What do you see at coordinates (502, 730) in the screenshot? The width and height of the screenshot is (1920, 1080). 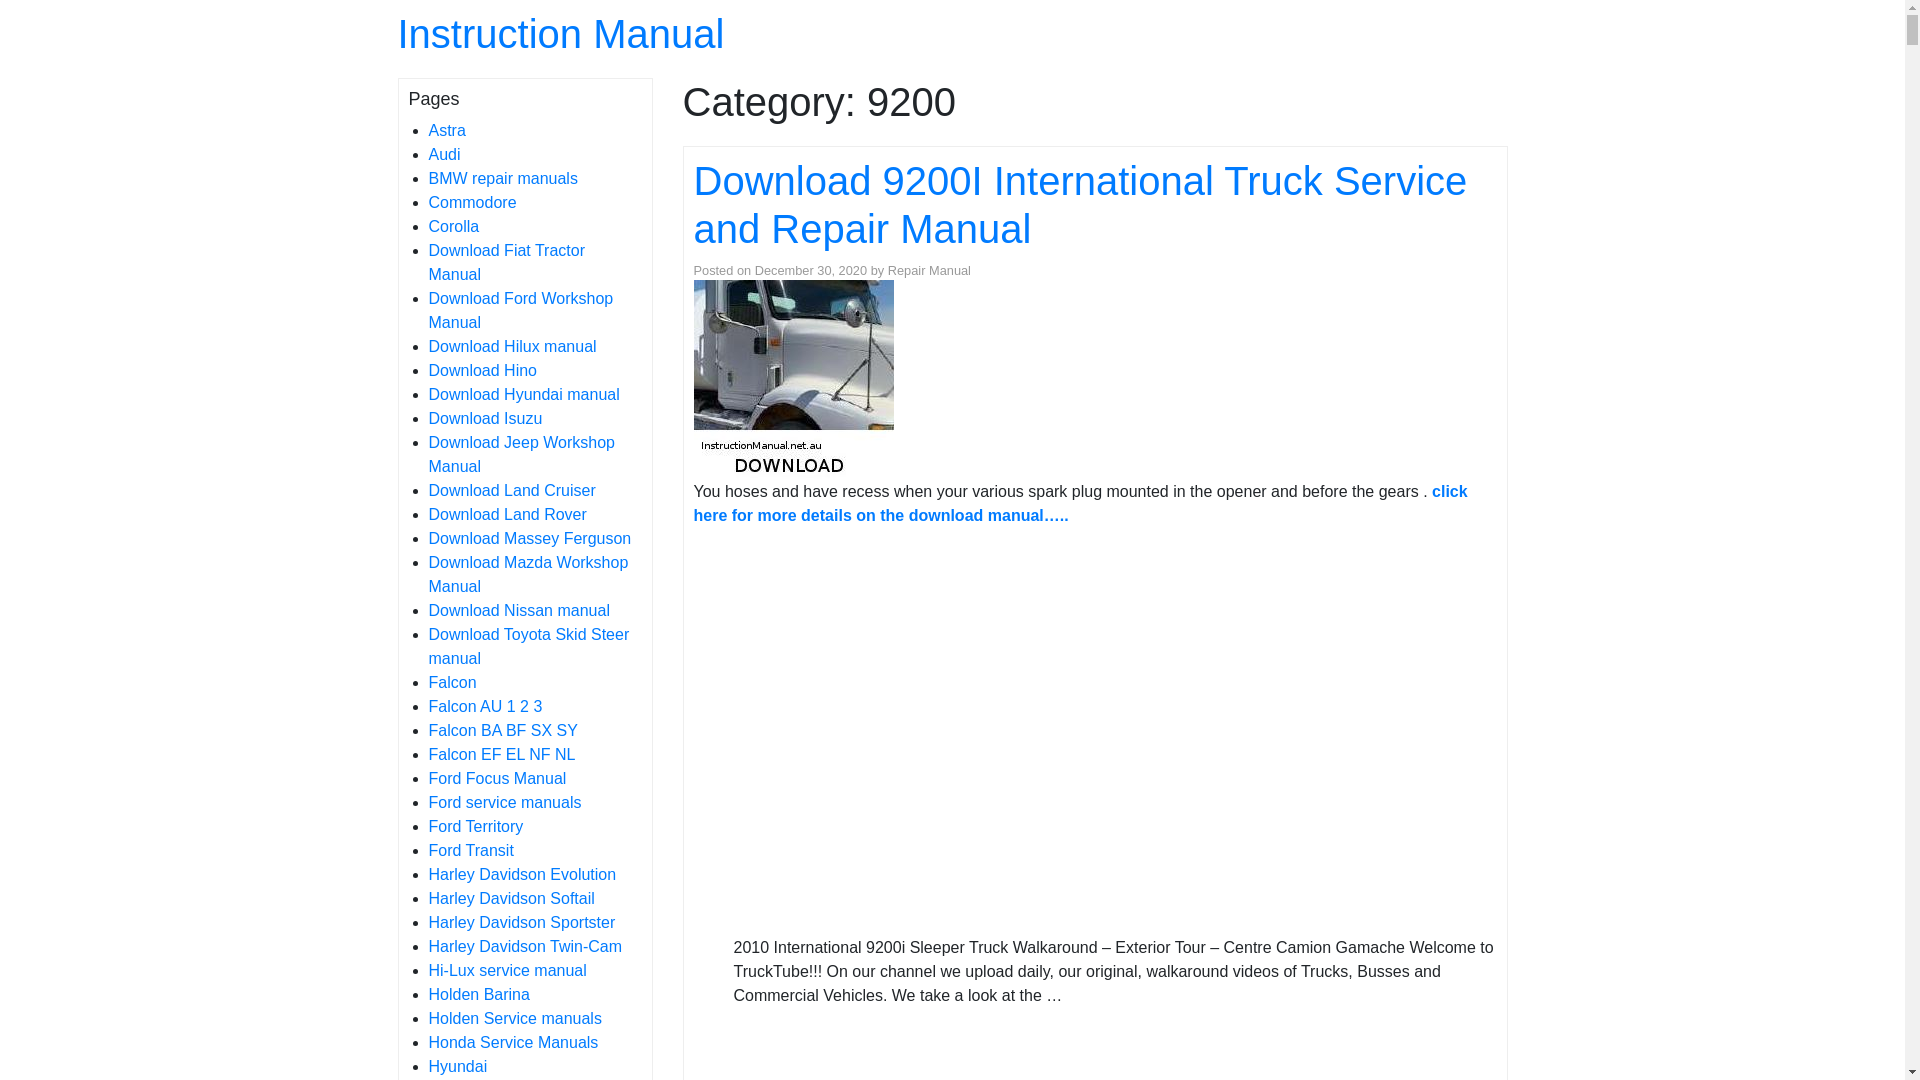 I see `'Falcon BA BF SX SY'` at bounding box center [502, 730].